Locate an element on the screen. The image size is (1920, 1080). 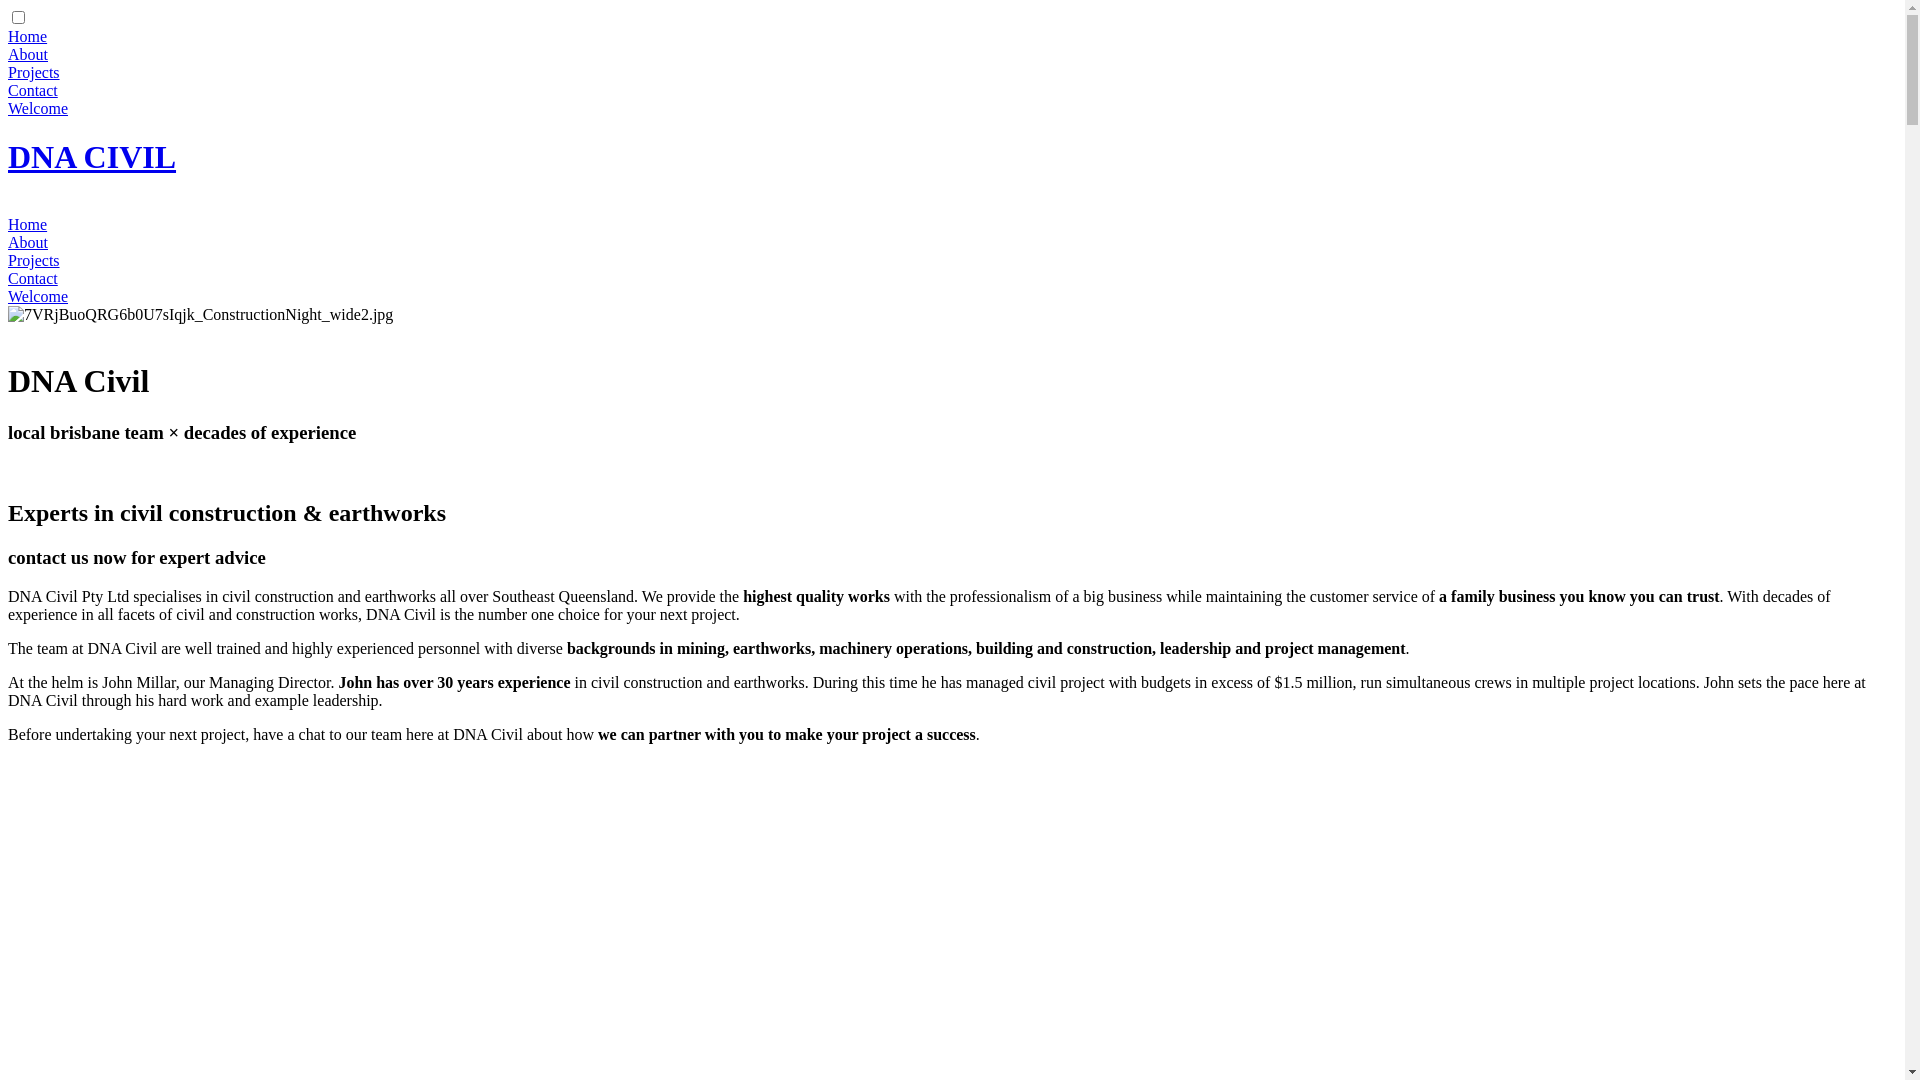
'Welcome' is located at coordinates (38, 296).